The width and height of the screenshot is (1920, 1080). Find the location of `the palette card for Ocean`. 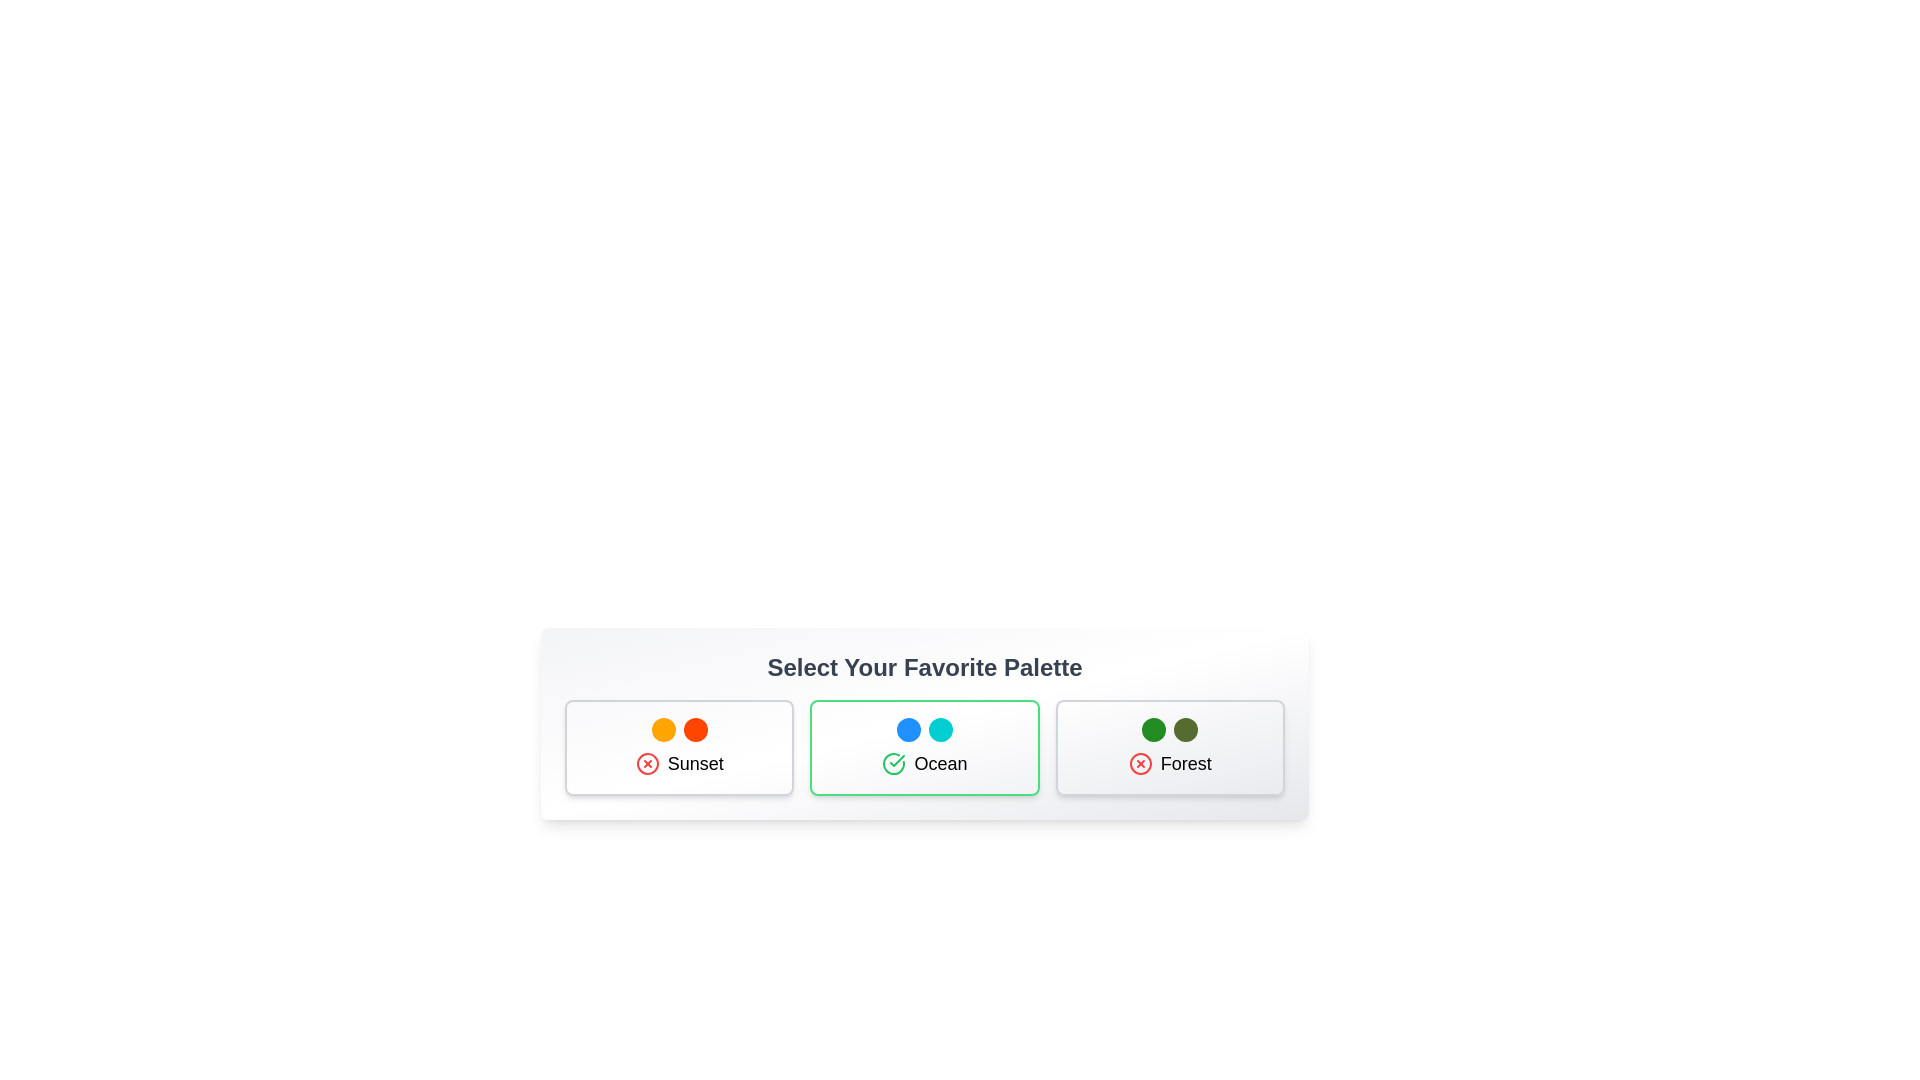

the palette card for Ocean is located at coordinates (924, 748).